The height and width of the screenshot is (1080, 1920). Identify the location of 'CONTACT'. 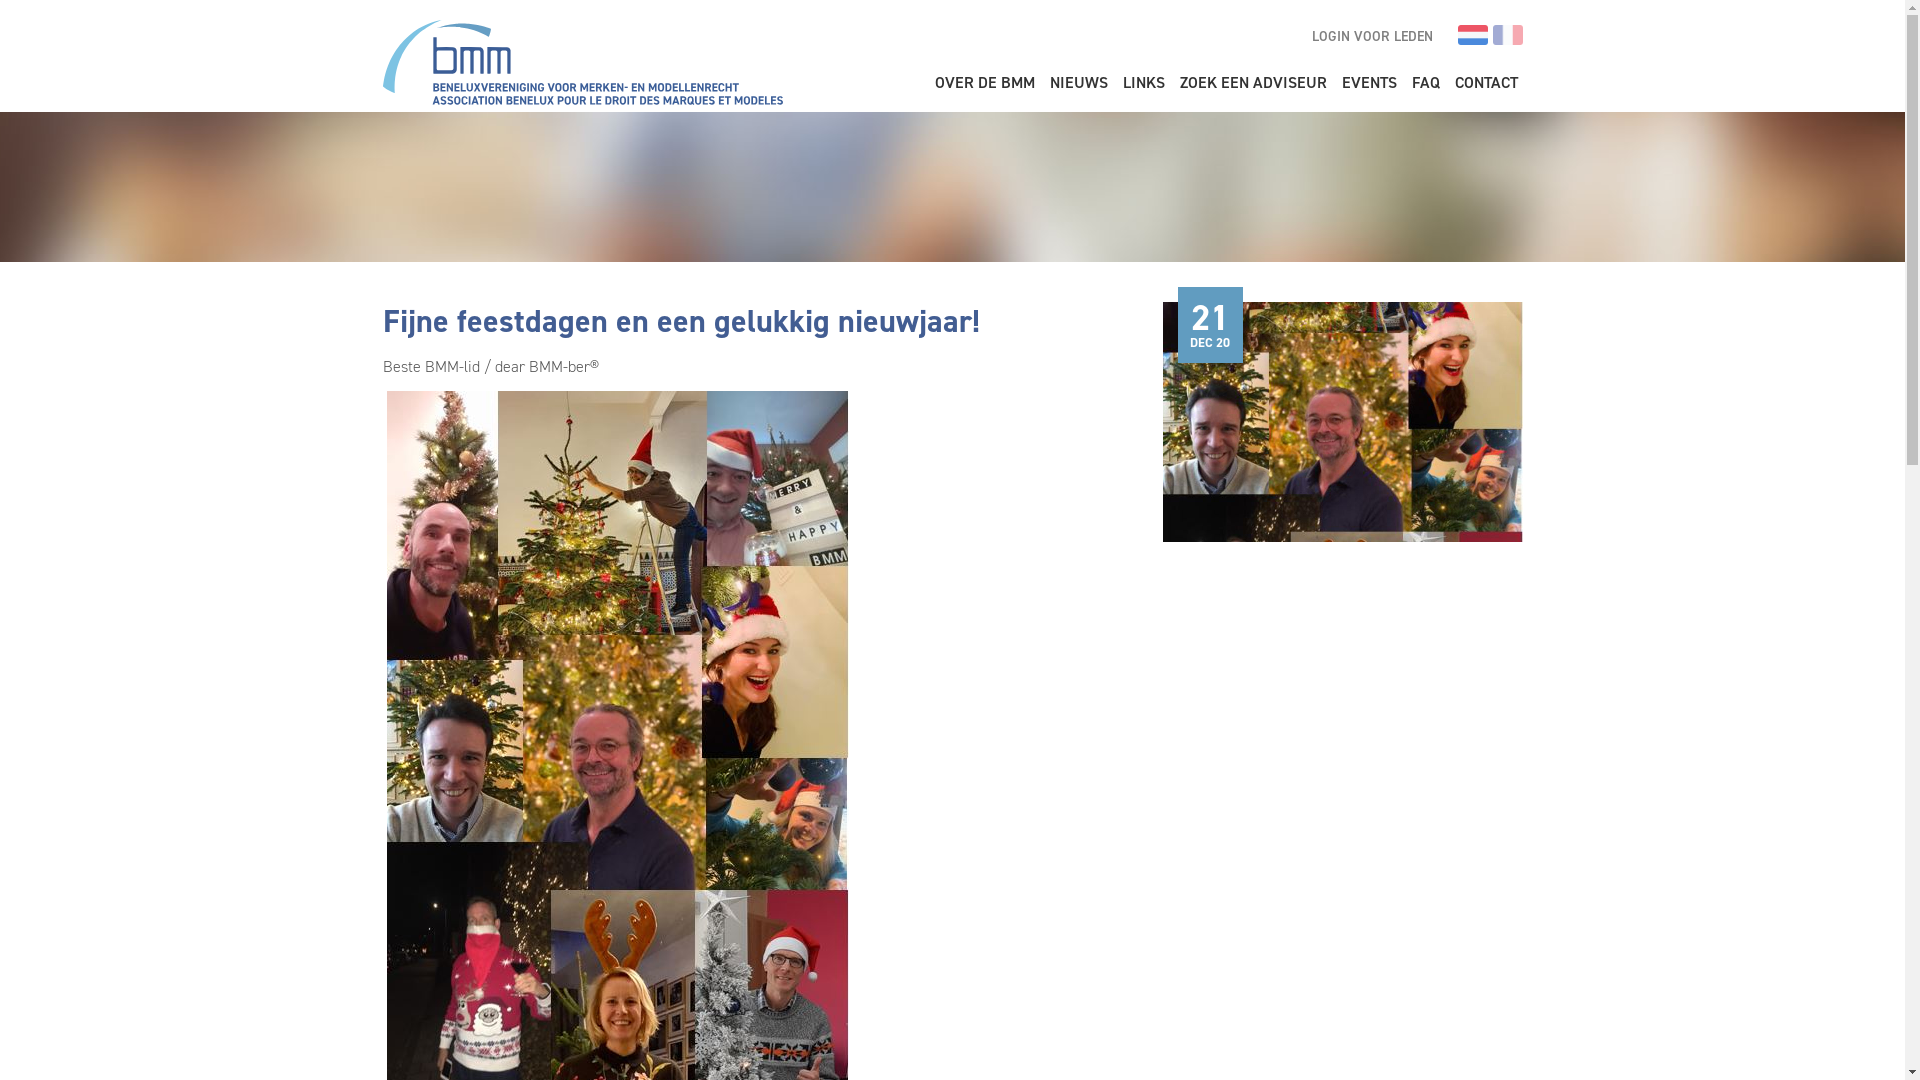
(1486, 83).